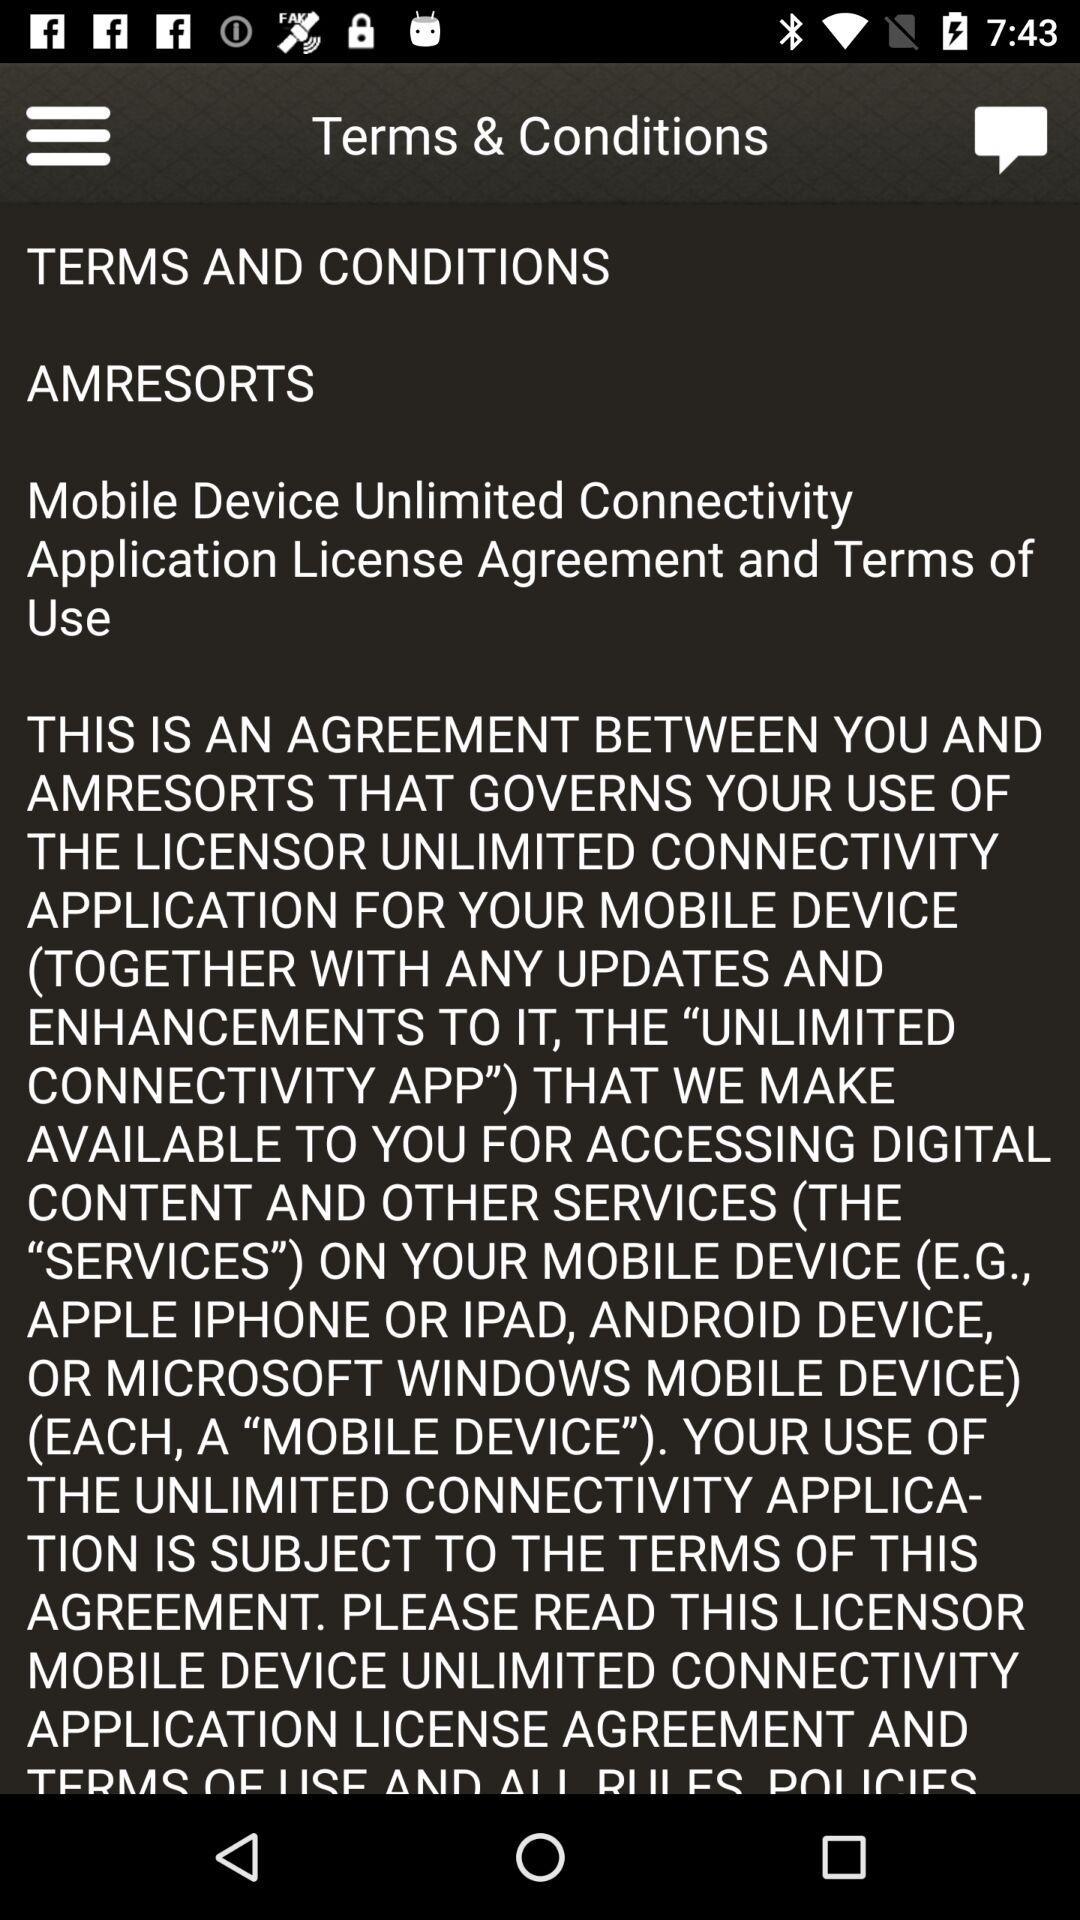  What do you see at coordinates (1011, 132) in the screenshot?
I see `the chat icon` at bounding box center [1011, 132].